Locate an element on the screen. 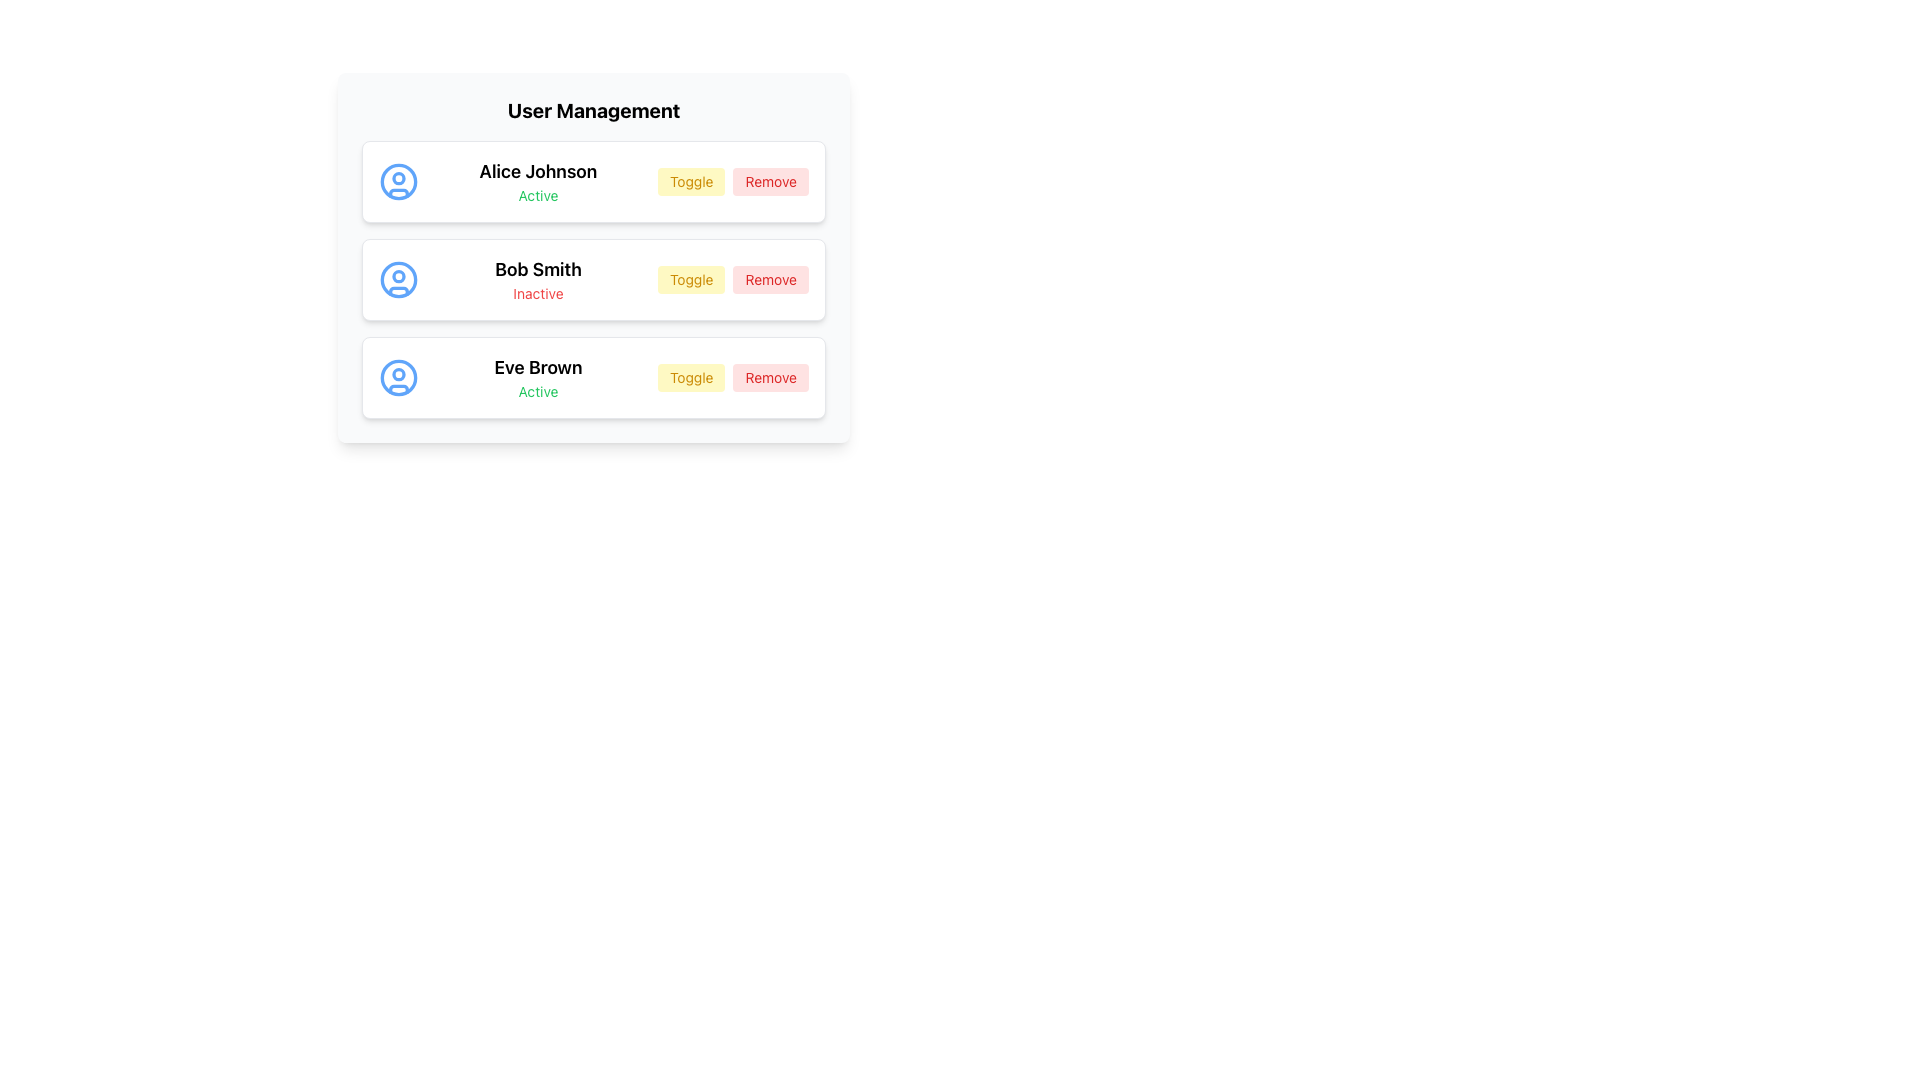 This screenshot has width=1920, height=1080. the outermost circular shape of the user profile icon representing 'Bob Smith', which is the second entry in a vertical list of user records is located at coordinates (398, 280).